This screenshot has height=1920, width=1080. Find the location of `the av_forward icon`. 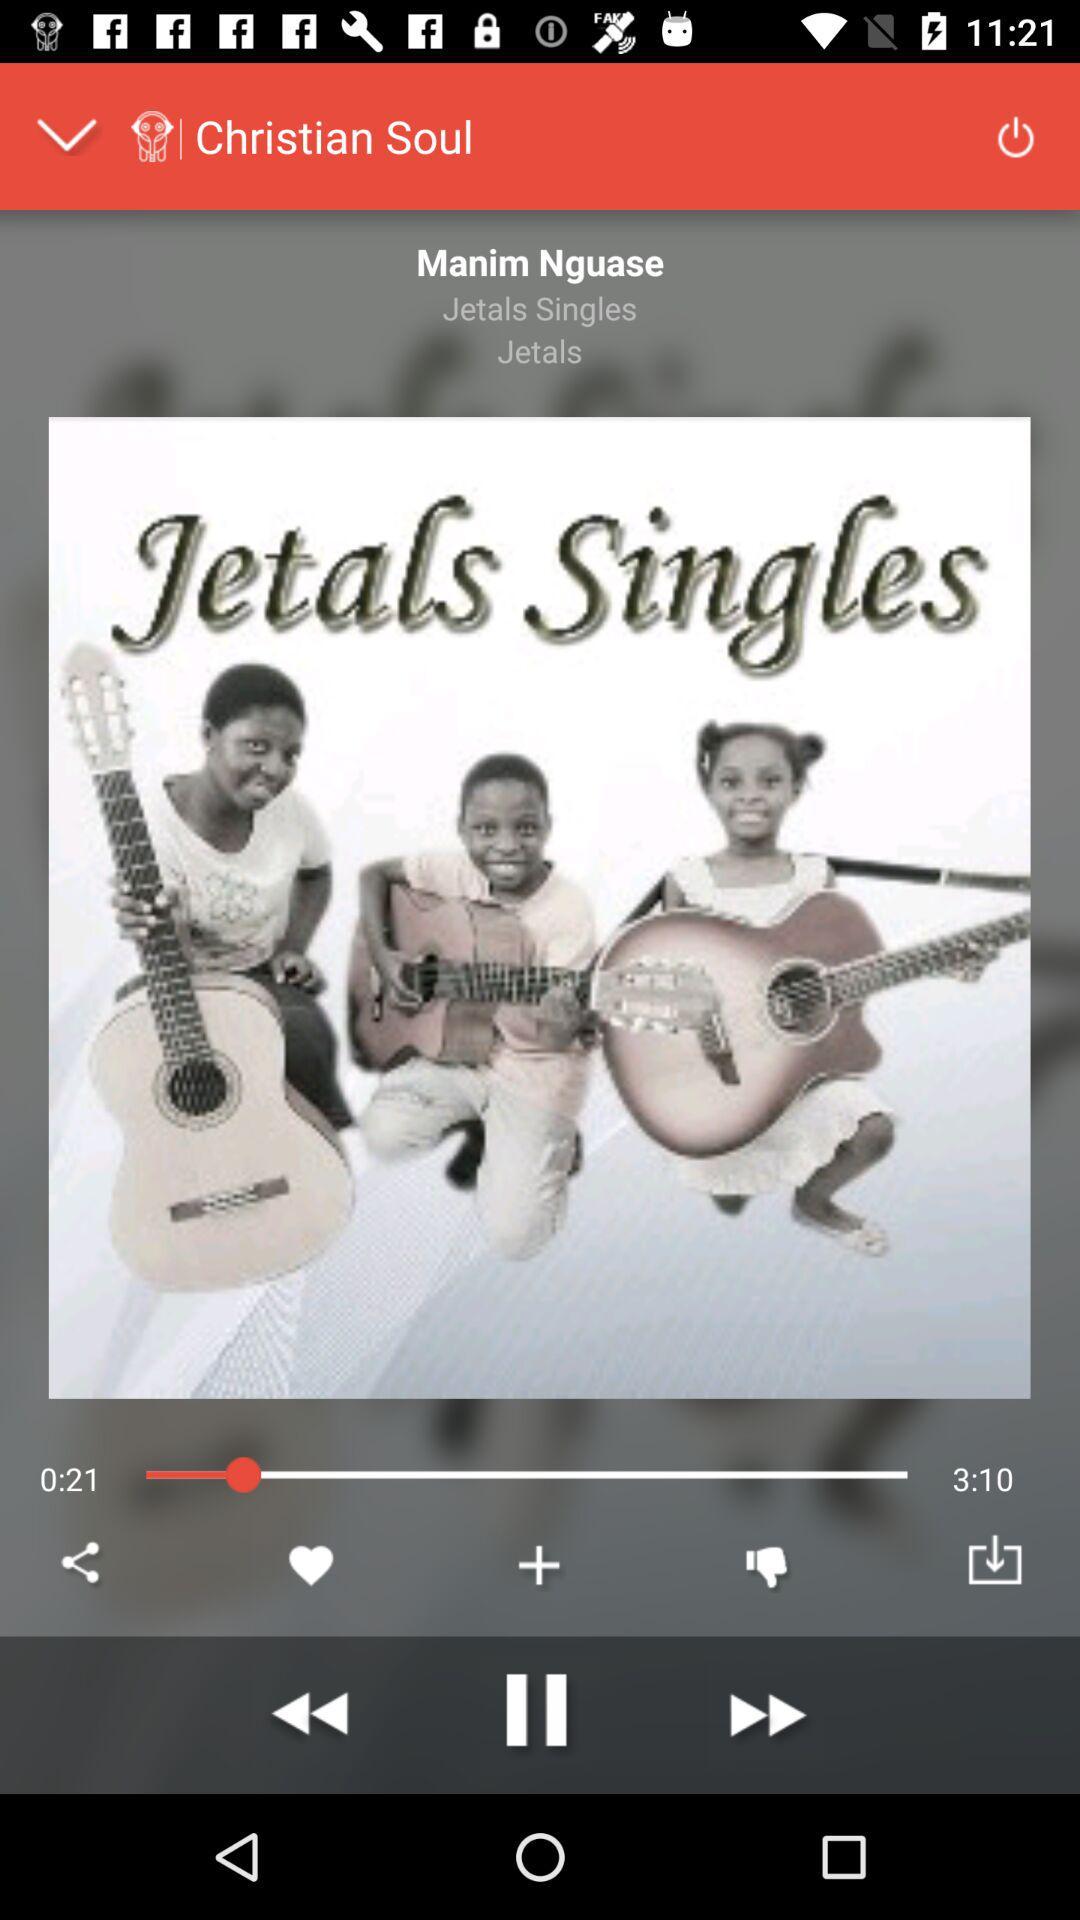

the av_forward icon is located at coordinates (766, 1714).